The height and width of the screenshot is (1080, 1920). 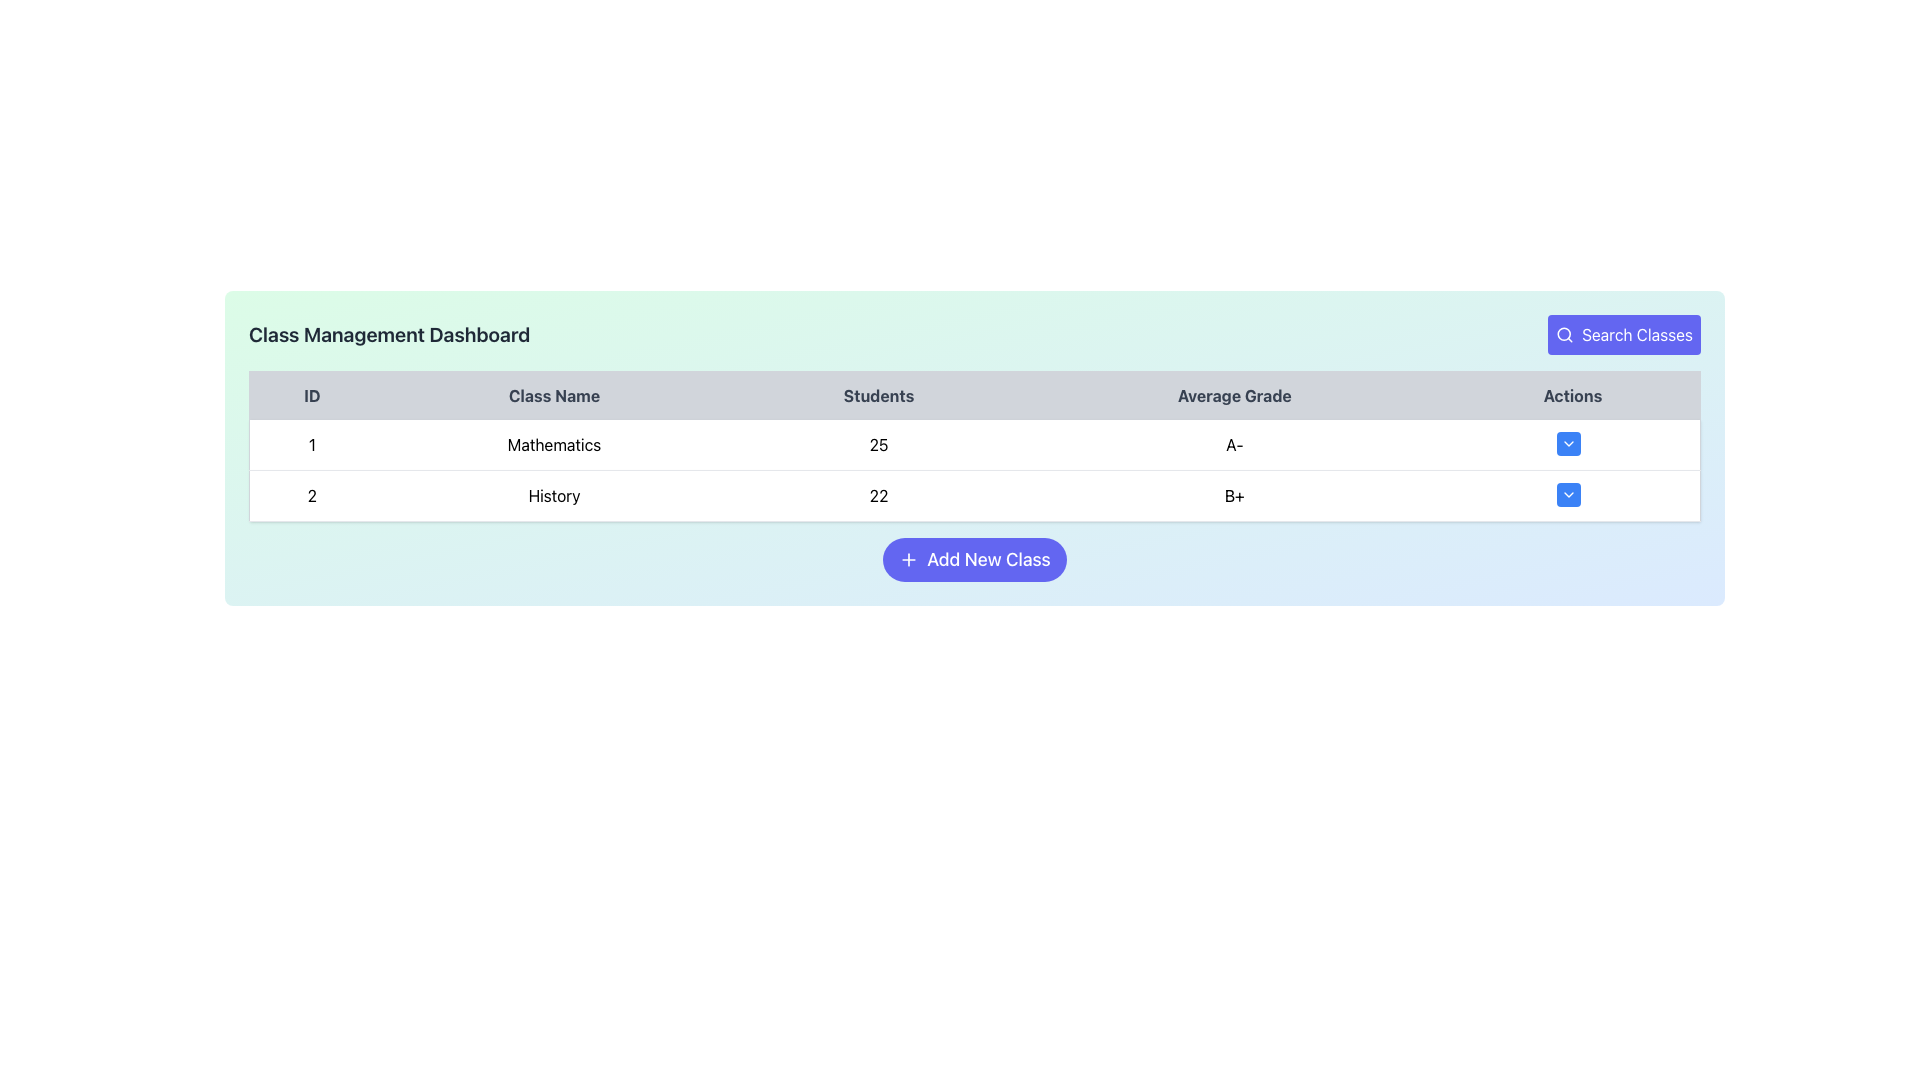 I want to click on the Dropdown indicator icon located in the Actions column of the second row in the table, which is within a blue button to the right of the text 'B+', so click(x=1567, y=442).